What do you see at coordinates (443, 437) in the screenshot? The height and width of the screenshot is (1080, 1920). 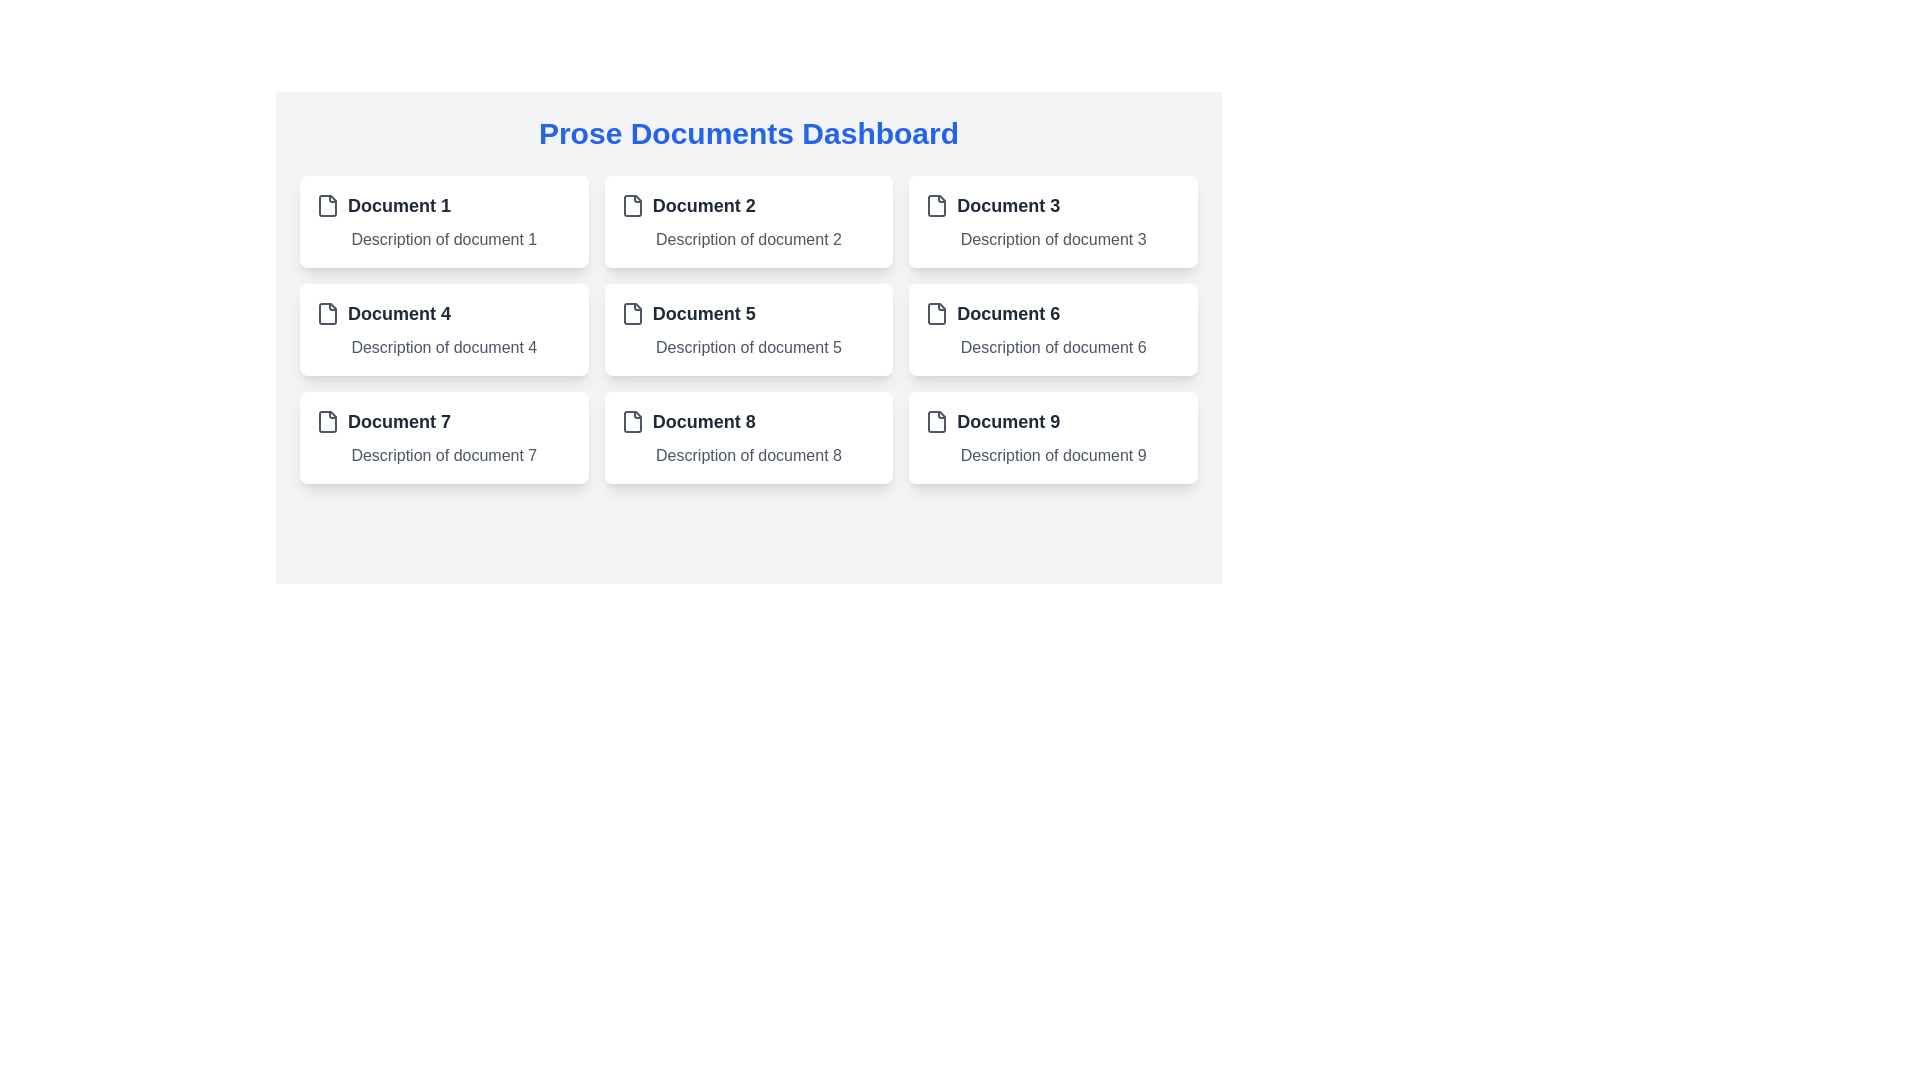 I see `the Card UI component located in the bottom left of the grid, specifically in the first column of the third row` at bounding box center [443, 437].